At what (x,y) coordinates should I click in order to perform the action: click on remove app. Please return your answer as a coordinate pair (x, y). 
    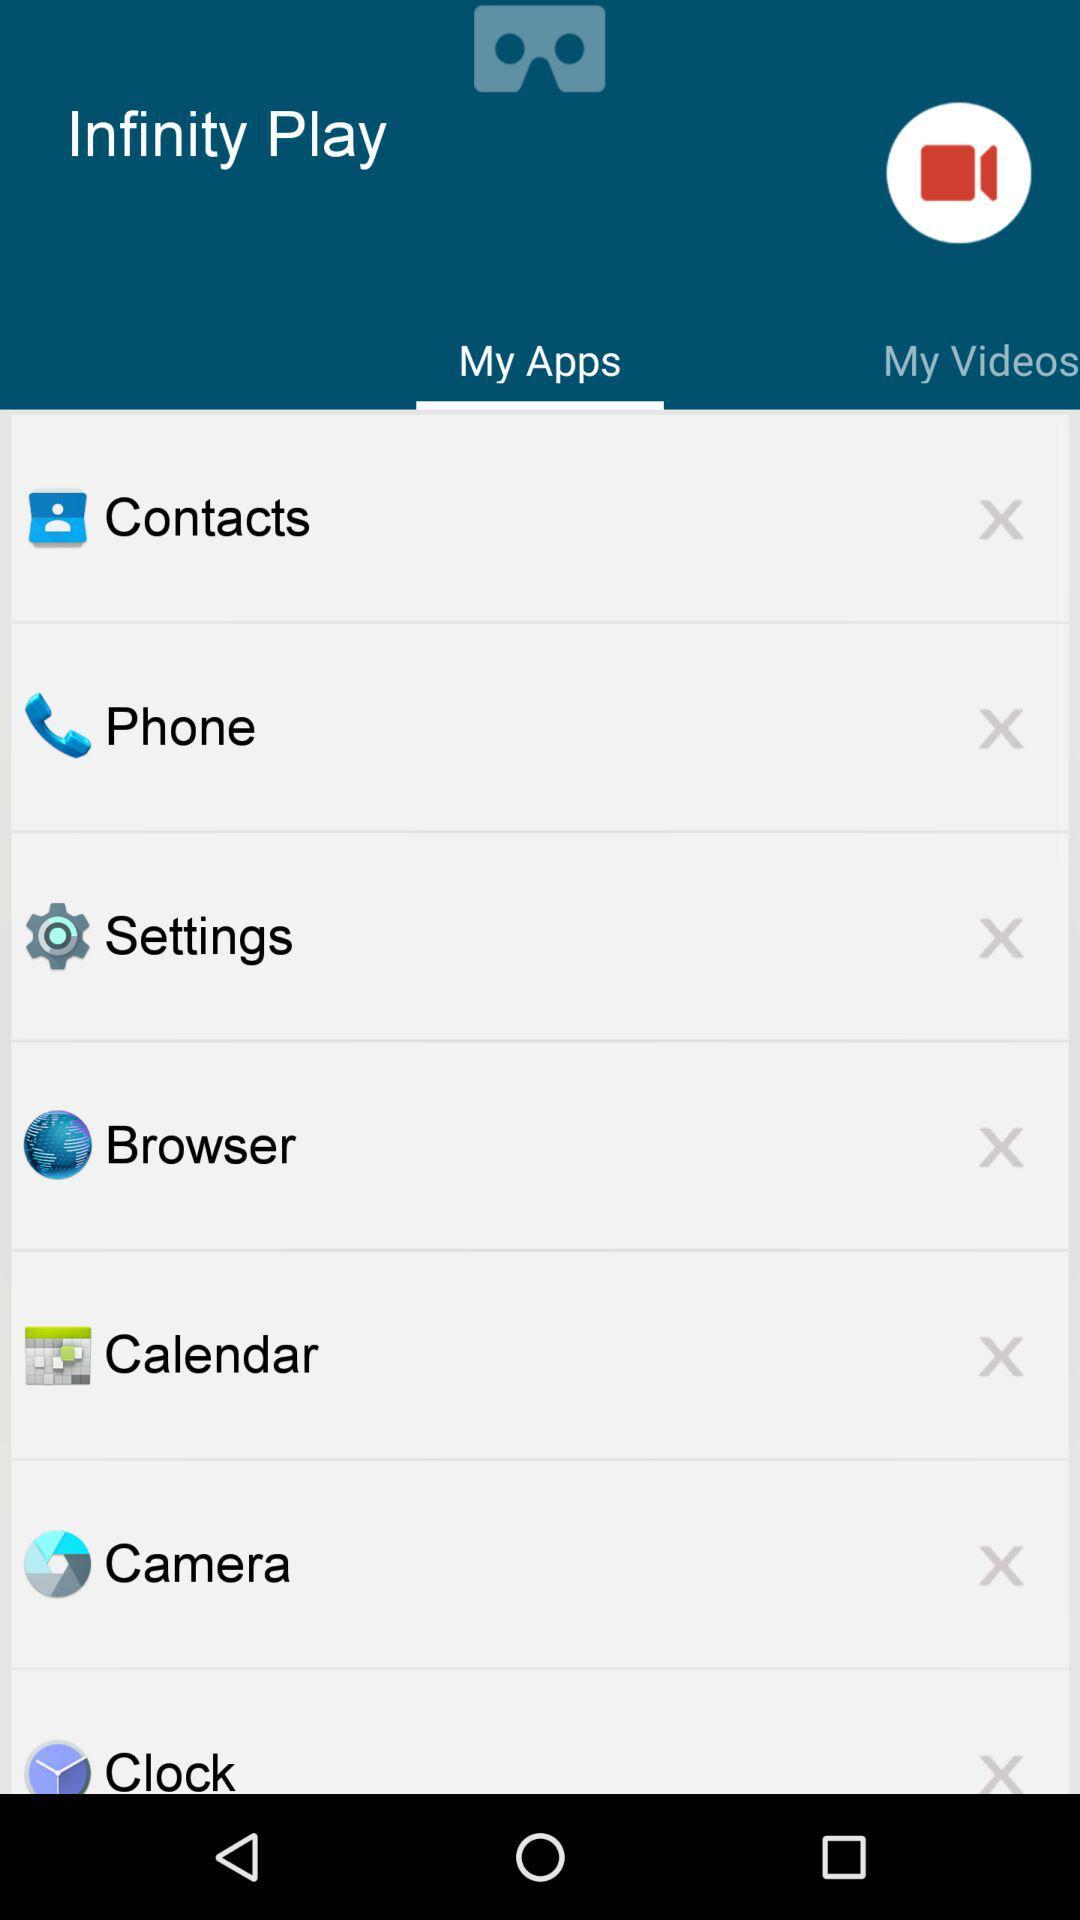
    Looking at the image, I should click on (1001, 726).